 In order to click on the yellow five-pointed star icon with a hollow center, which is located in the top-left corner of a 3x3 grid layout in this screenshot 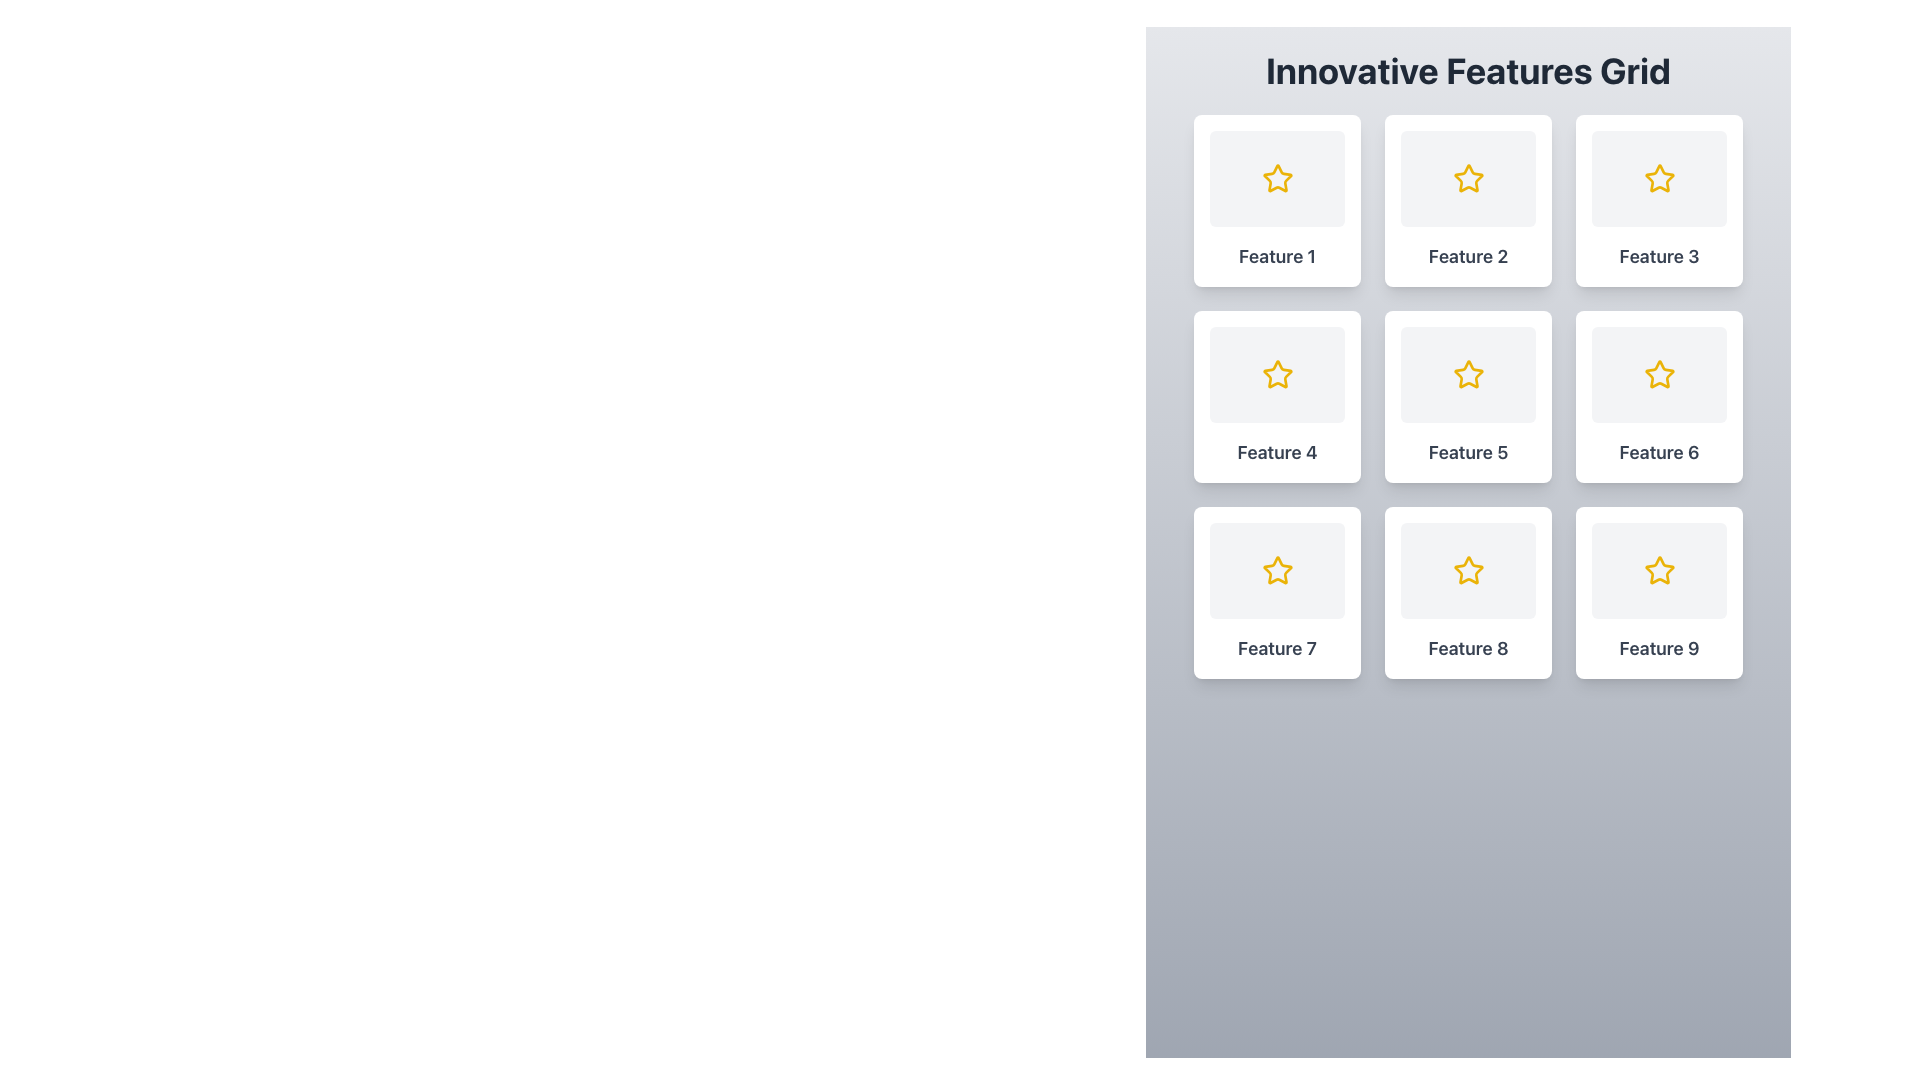, I will do `click(1276, 177)`.